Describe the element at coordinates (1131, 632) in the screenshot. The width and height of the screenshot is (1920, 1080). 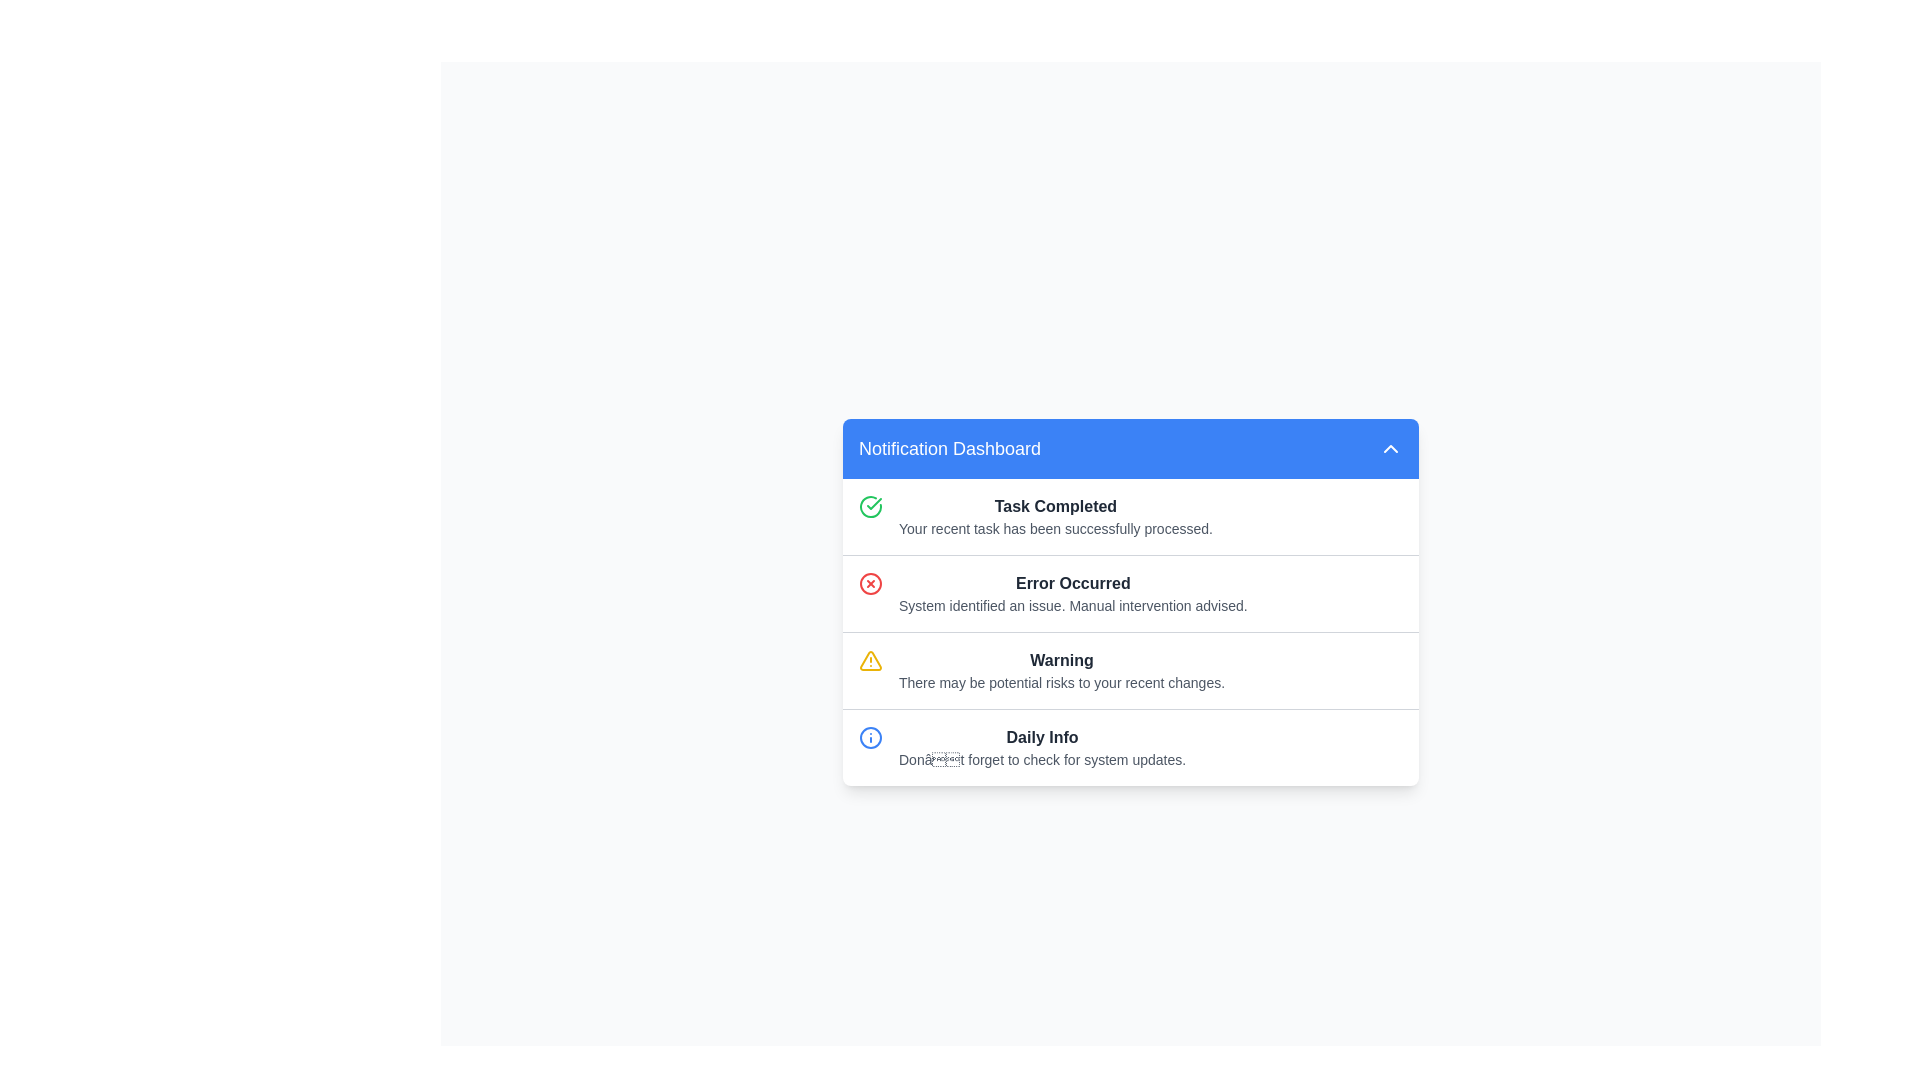
I see `the Notification card group widget located in the Notification Dashboard, which displays multiple notifications with a white background and rounded corners` at that location.